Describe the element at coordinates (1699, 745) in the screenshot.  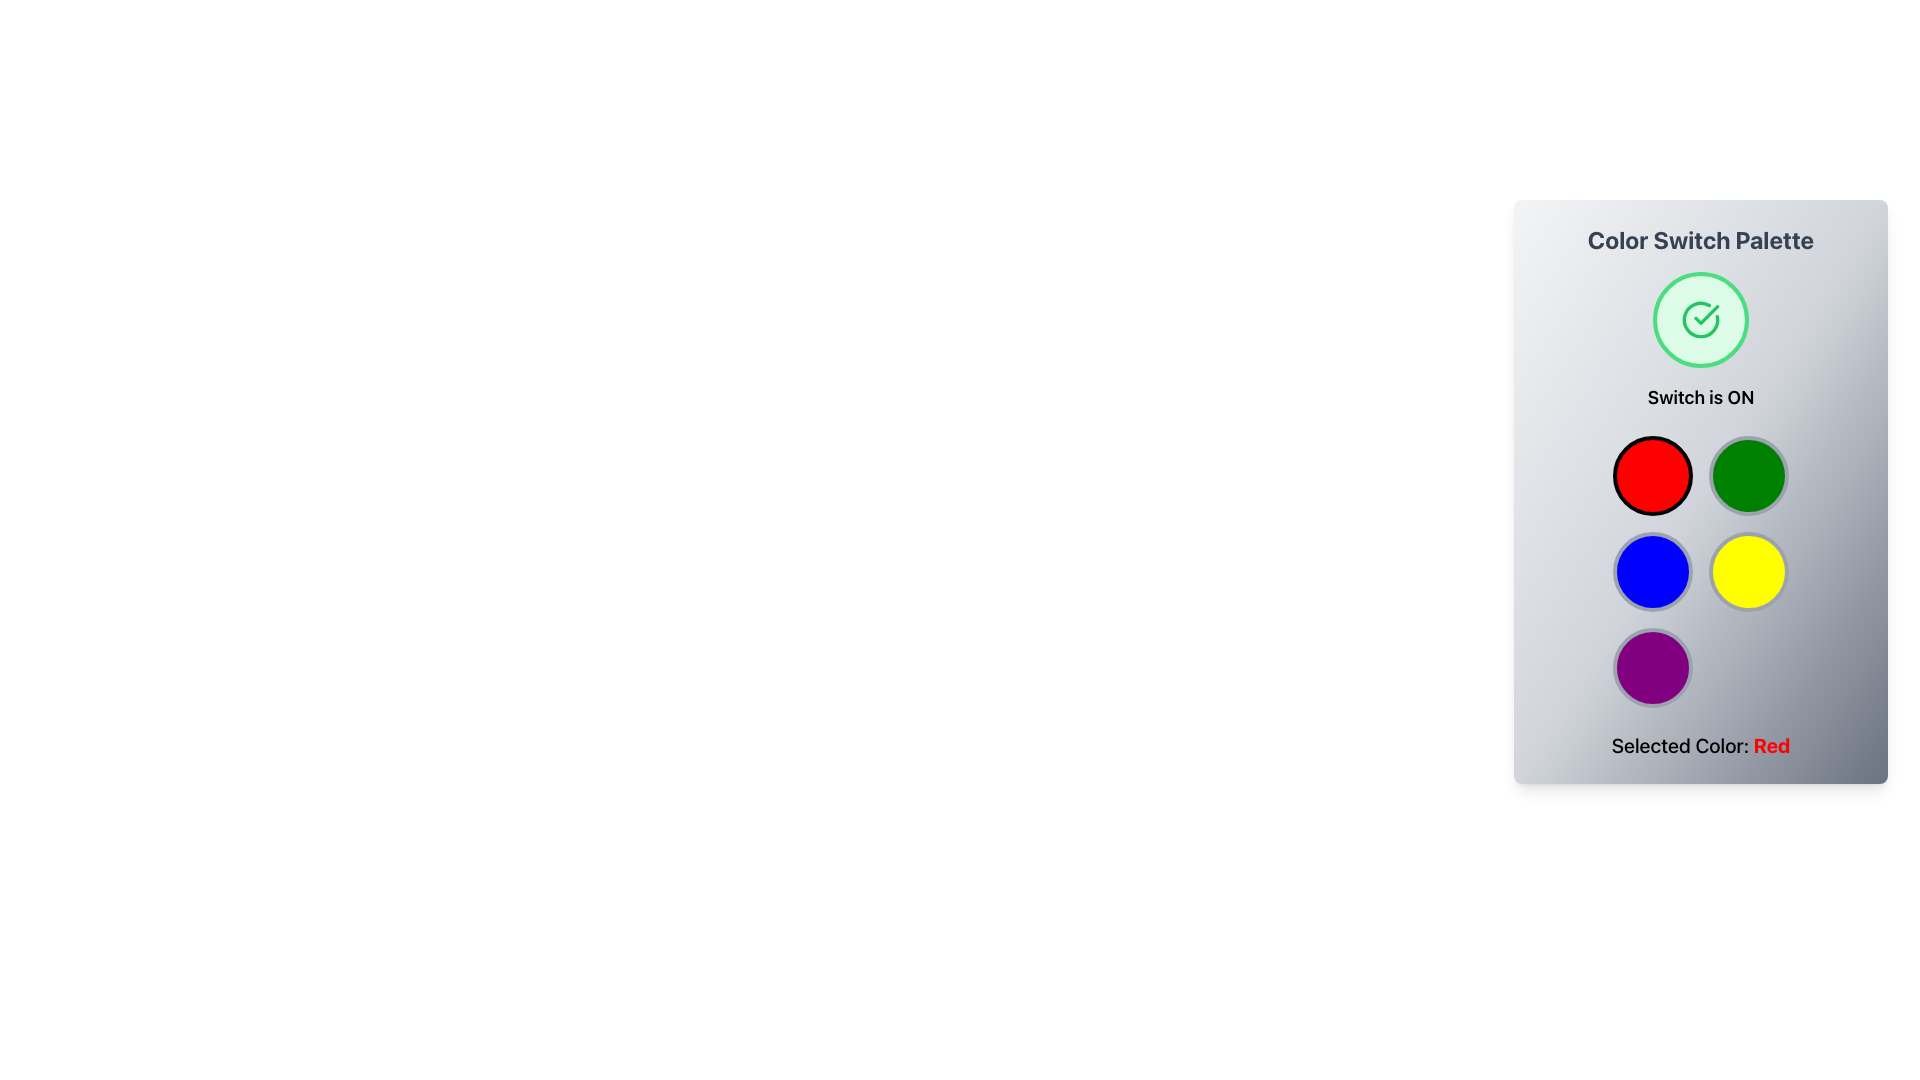
I see `text from the Text Label that informs the user about the currently selected color option, positioned below the grid of colored circles` at that location.